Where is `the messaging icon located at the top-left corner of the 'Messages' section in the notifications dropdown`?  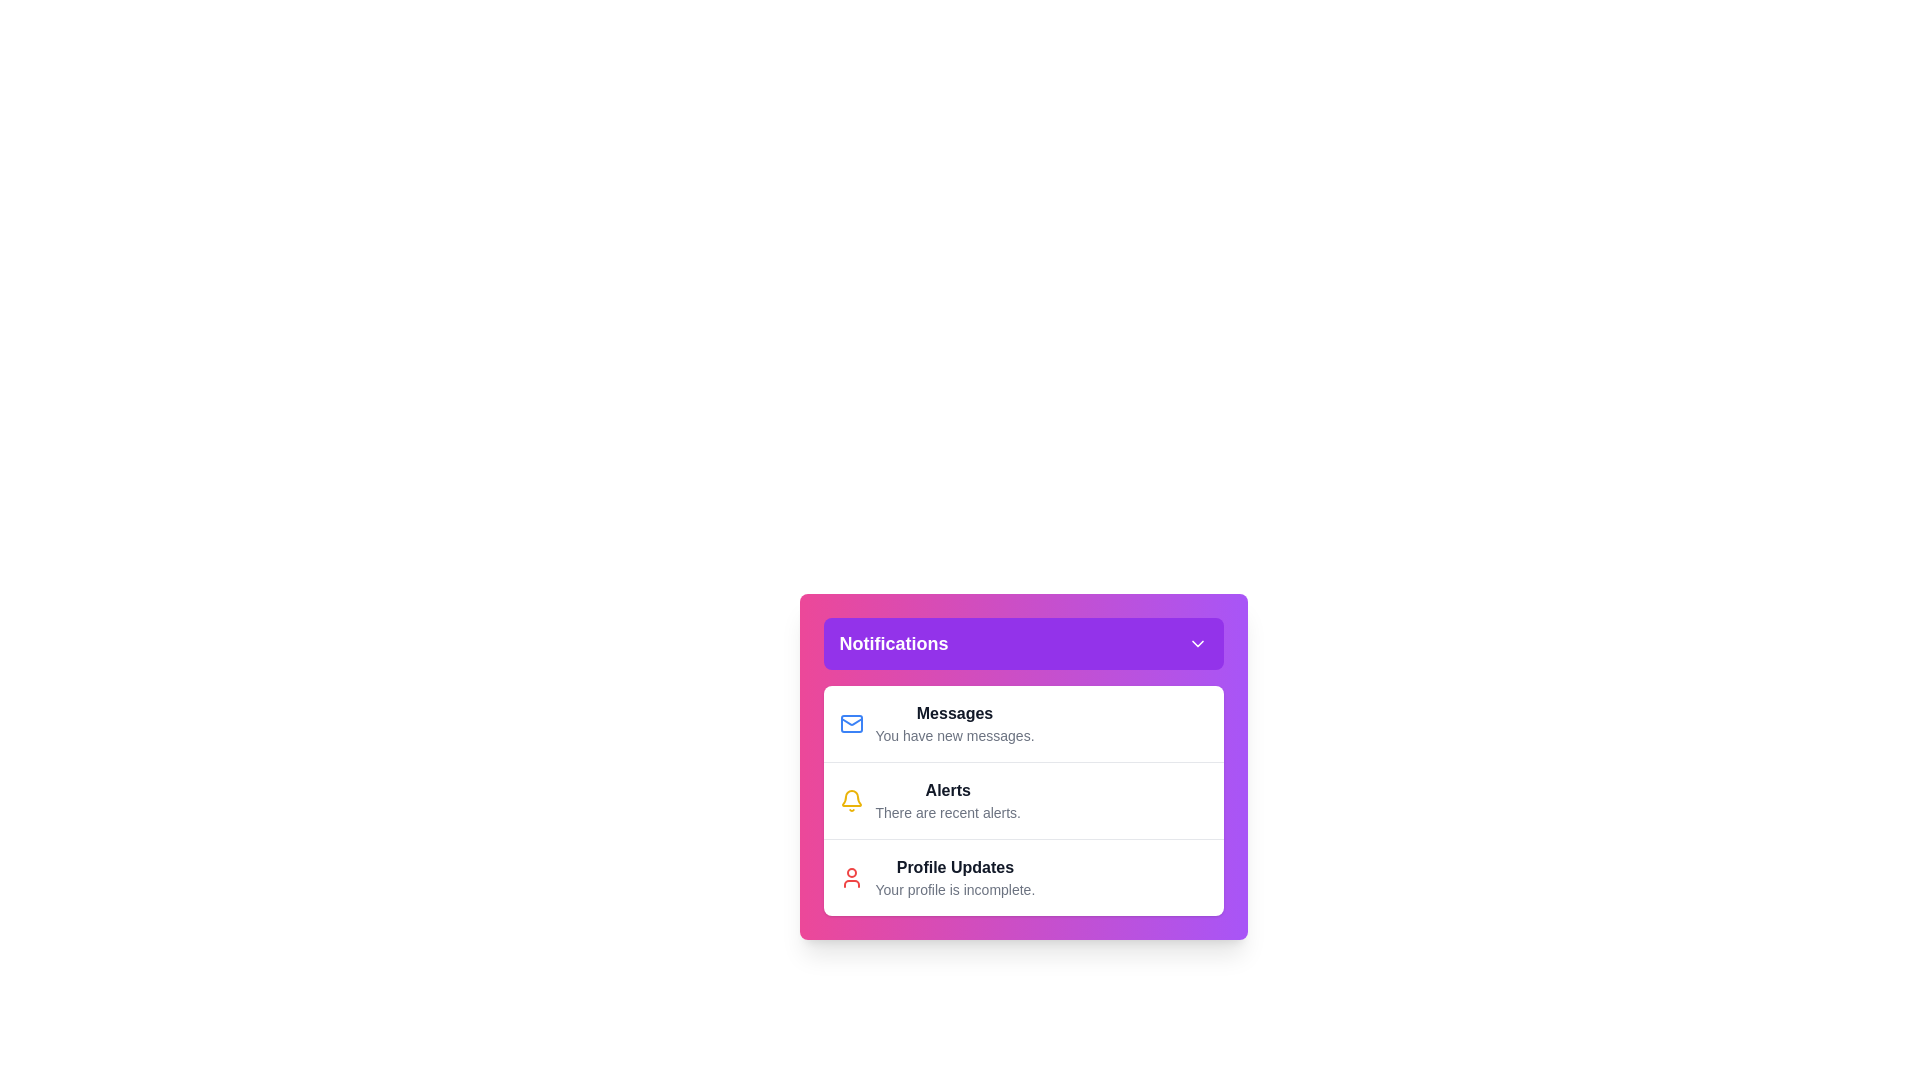 the messaging icon located at the top-left corner of the 'Messages' section in the notifications dropdown is located at coordinates (851, 724).